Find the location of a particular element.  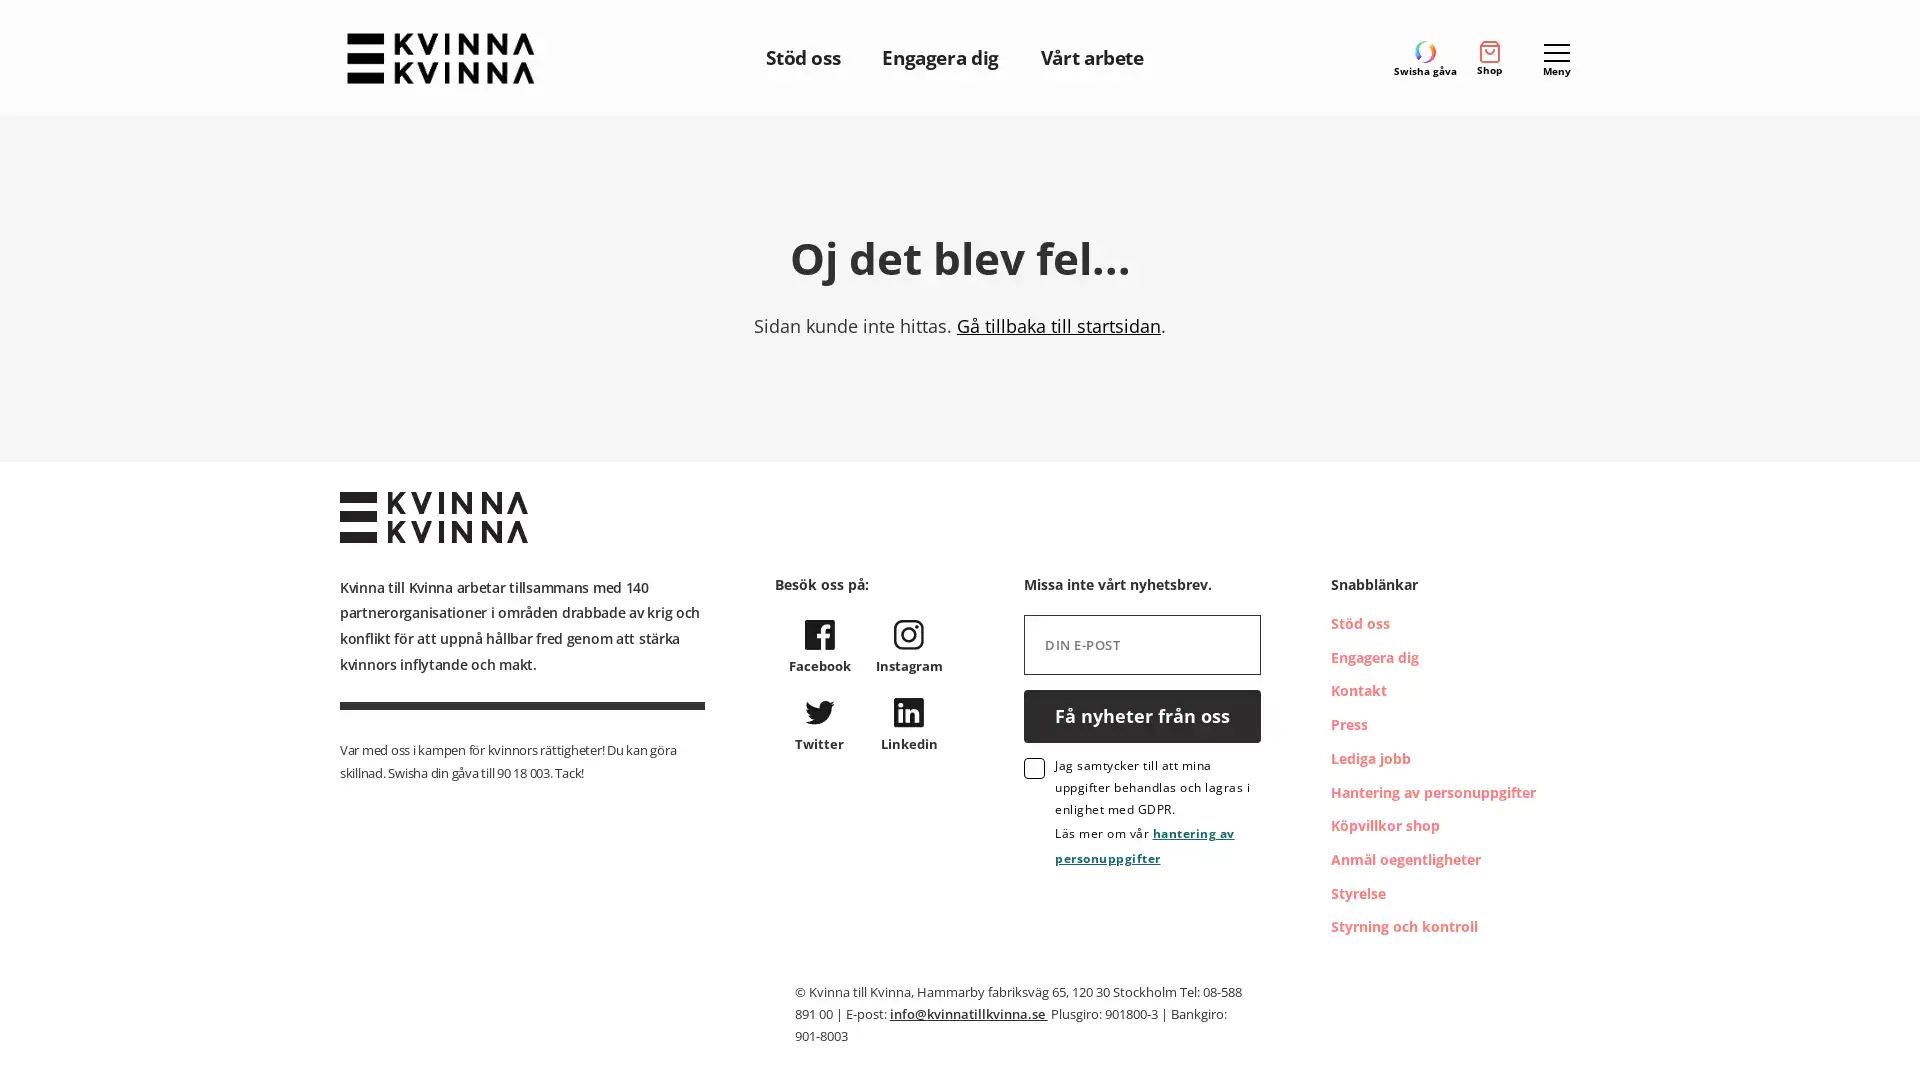

Fa nyheter fran oss is located at coordinates (1142, 714).